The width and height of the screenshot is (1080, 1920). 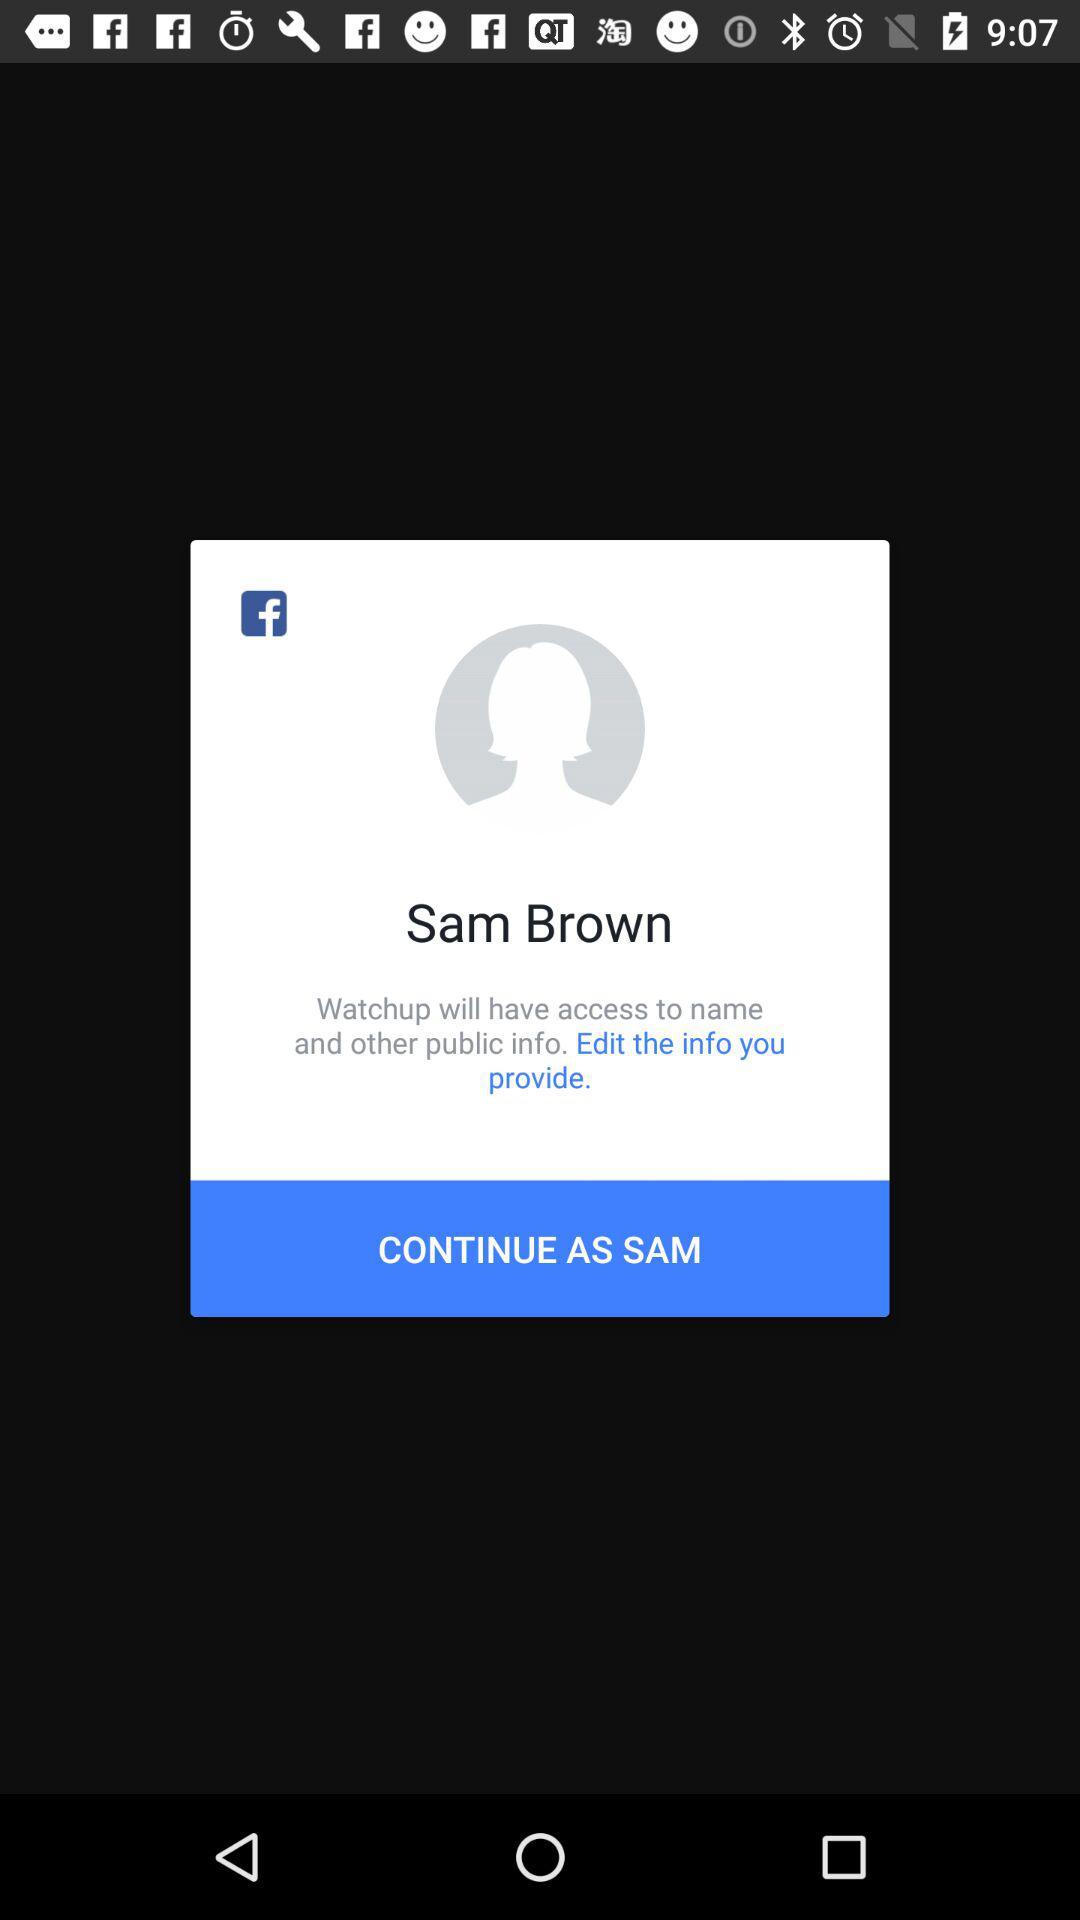 What do you see at coordinates (540, 1041) in the screenshot?
I see `the item below sam brown icon` at bounding box center [540, 1041].